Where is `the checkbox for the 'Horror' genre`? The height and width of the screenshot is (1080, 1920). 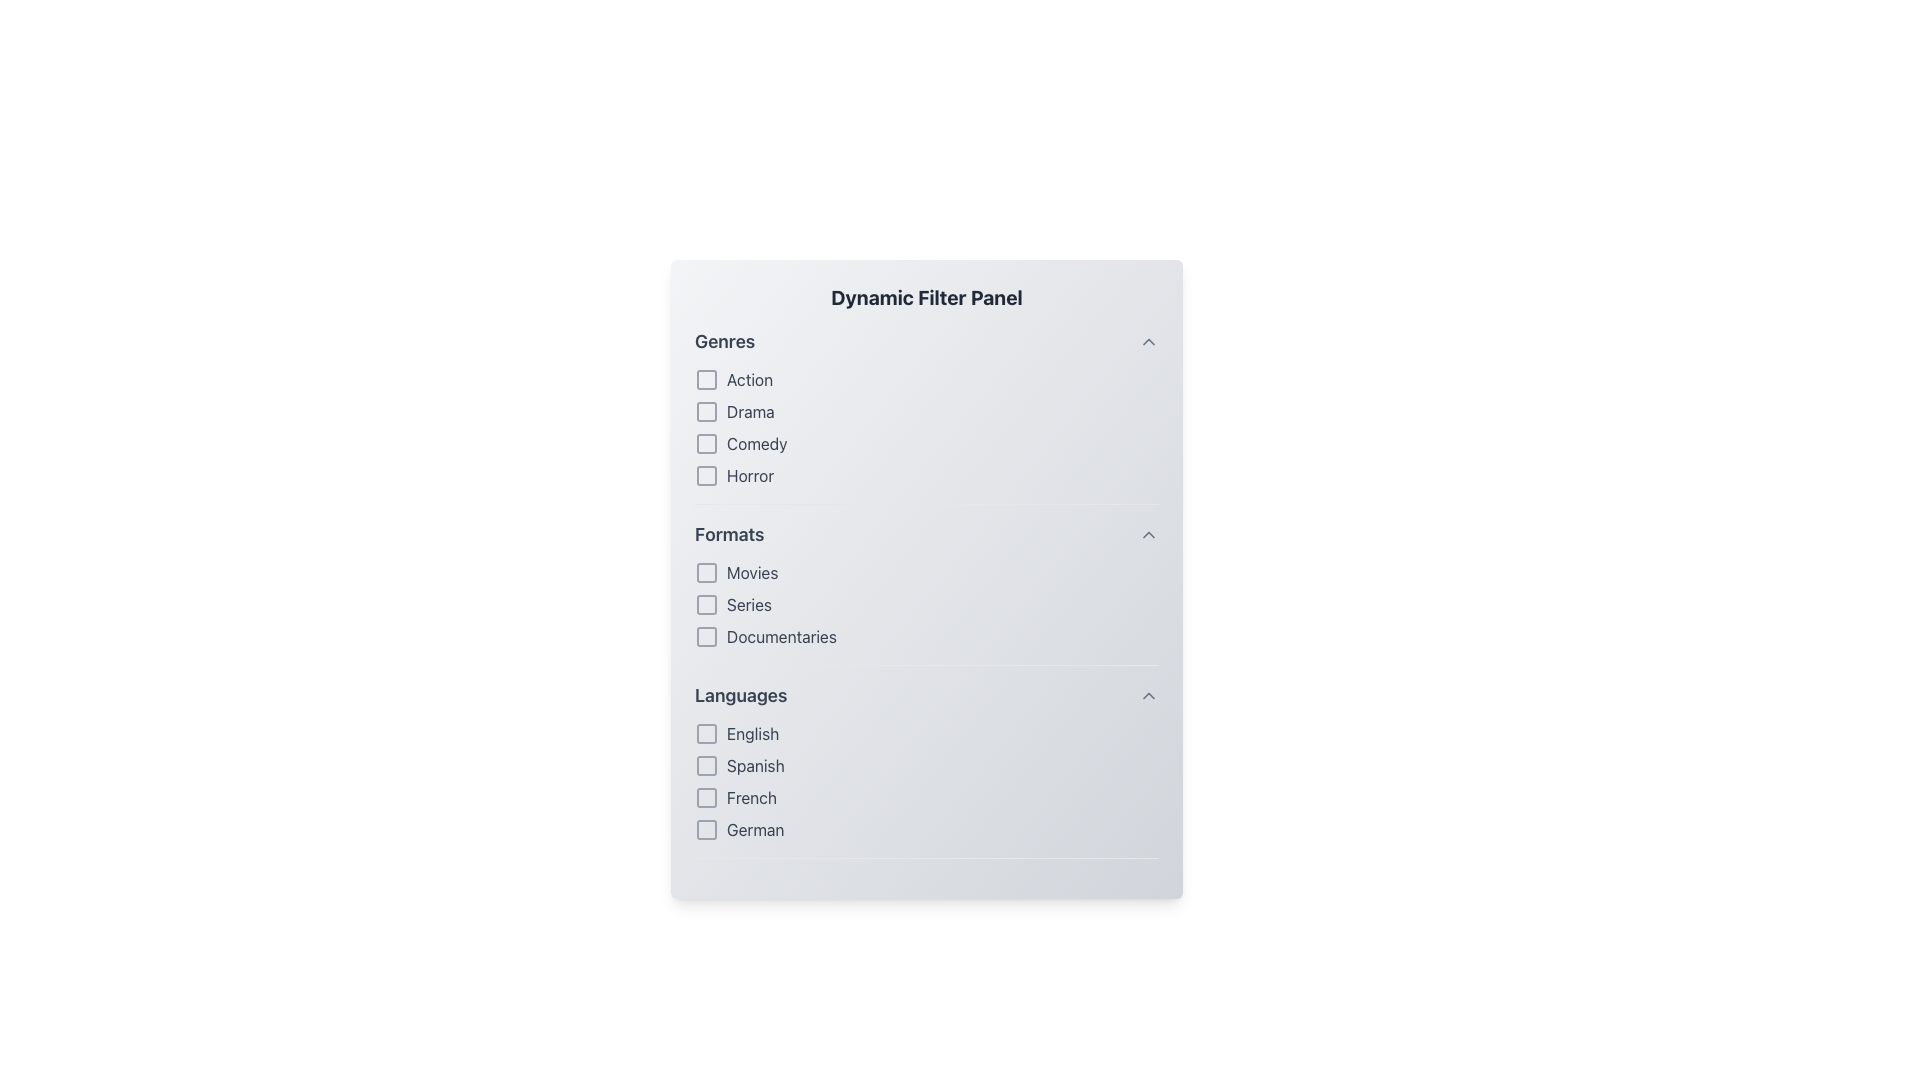
the checkbox for the 'Horror' genre is located at coordinates (706, 475).